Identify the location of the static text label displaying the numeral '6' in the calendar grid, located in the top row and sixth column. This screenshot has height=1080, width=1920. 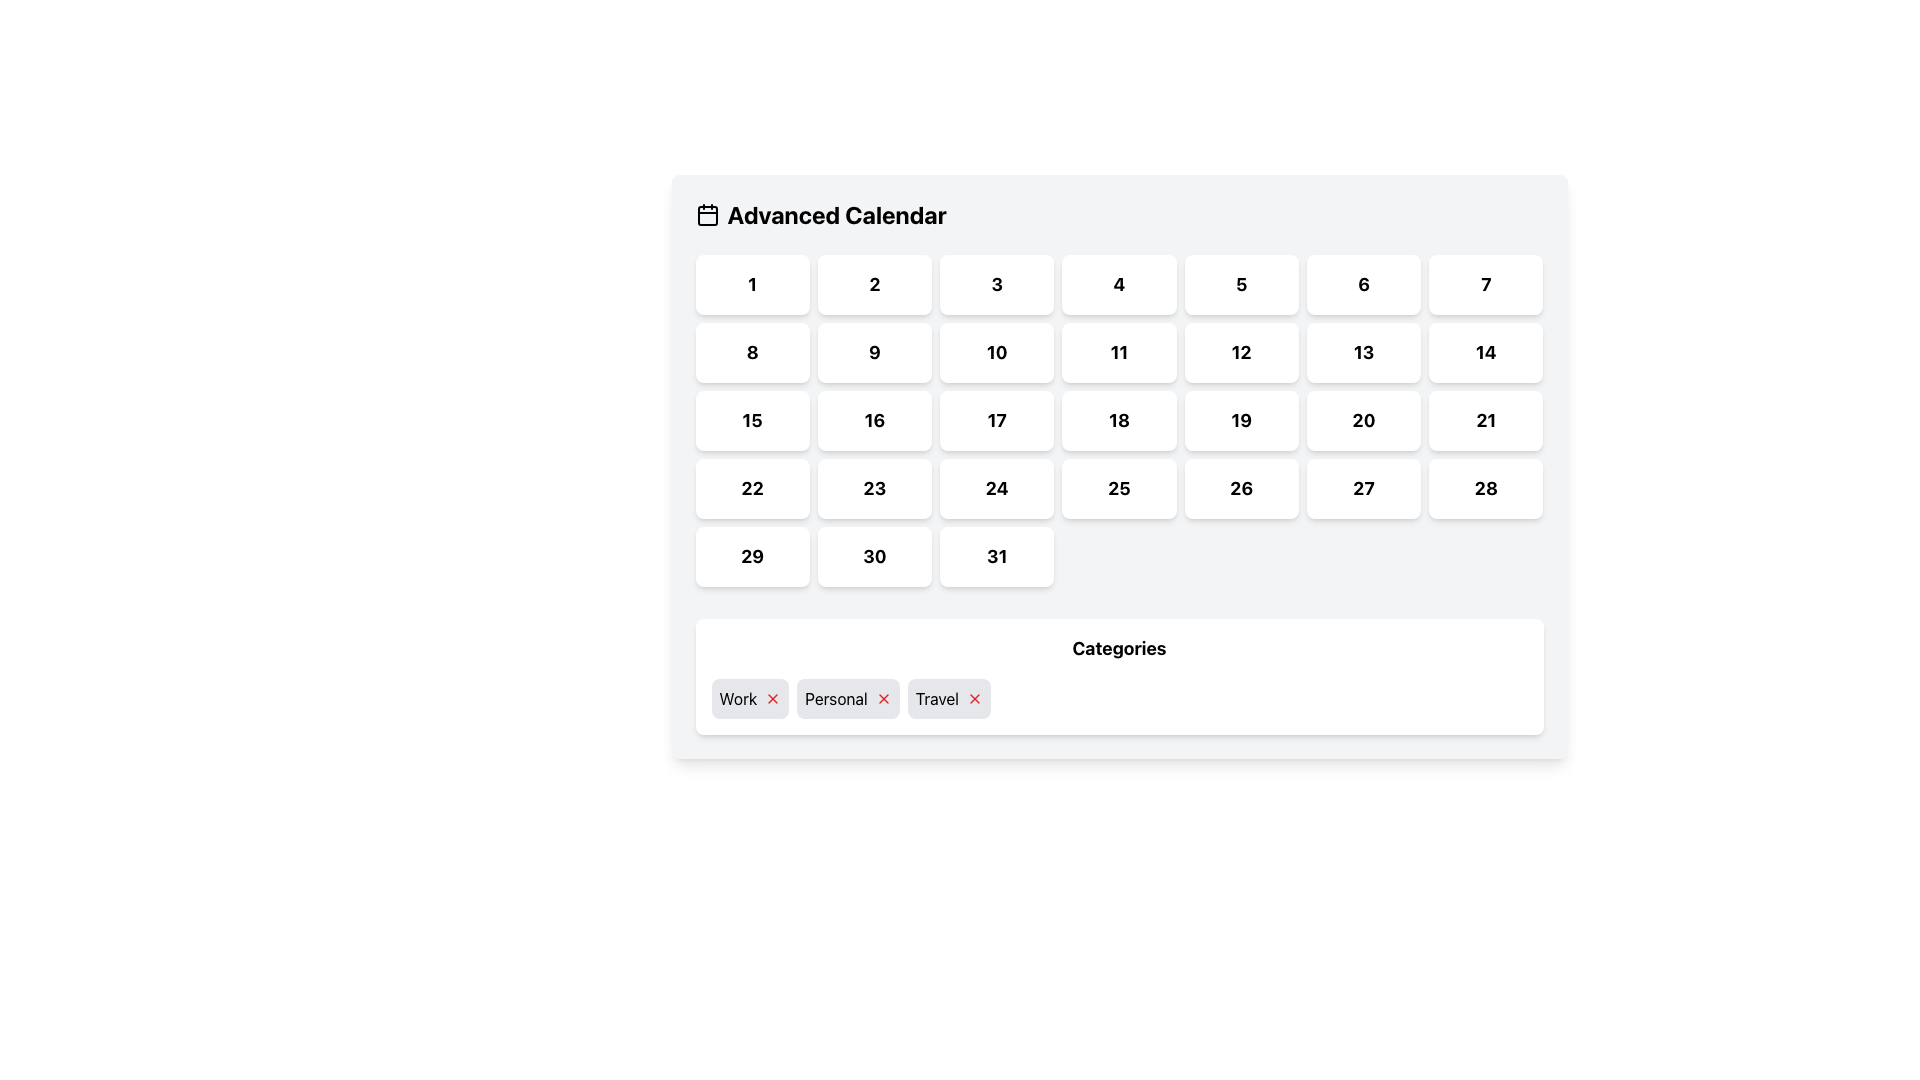
(1362, 284).